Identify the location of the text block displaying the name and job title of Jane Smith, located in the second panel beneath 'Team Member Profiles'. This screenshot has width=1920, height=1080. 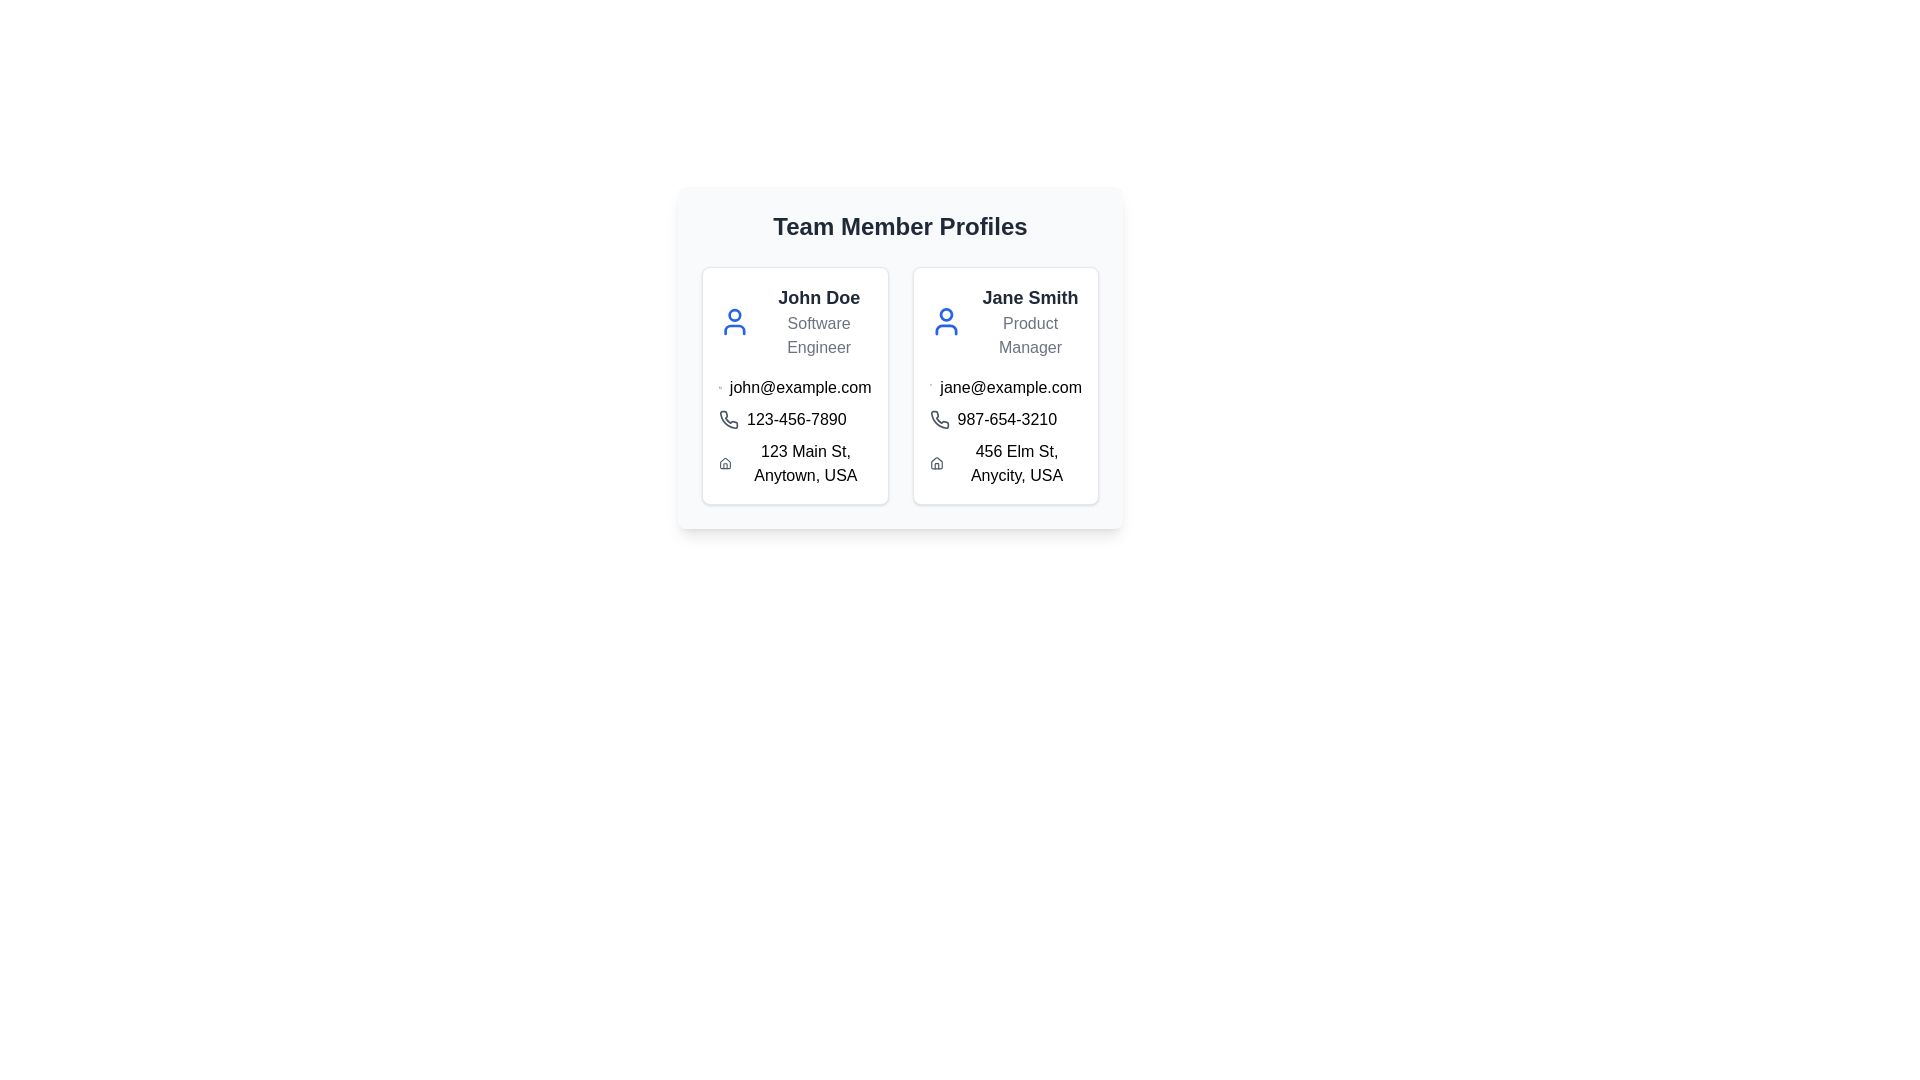
(1005, 320).